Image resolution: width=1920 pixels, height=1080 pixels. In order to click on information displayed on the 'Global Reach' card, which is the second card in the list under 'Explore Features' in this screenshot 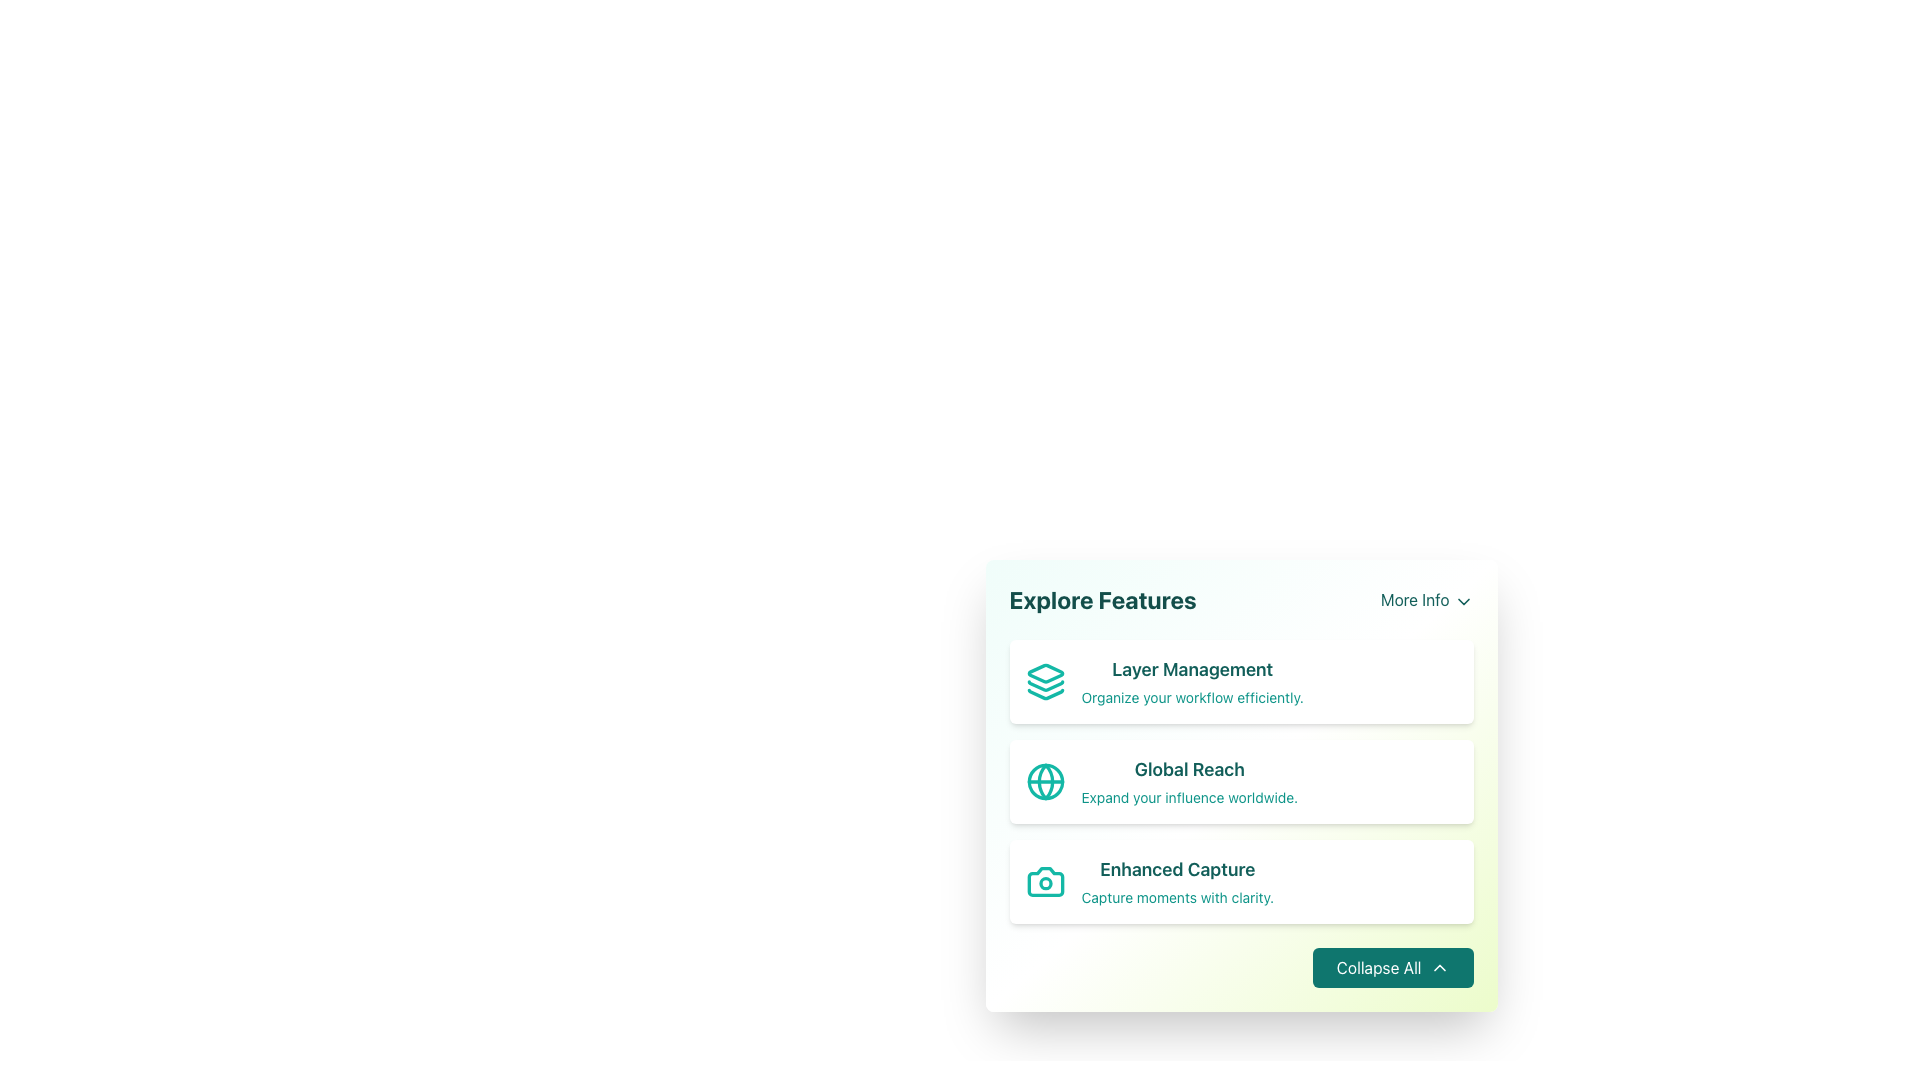, I will do `click(1240, 781)`.